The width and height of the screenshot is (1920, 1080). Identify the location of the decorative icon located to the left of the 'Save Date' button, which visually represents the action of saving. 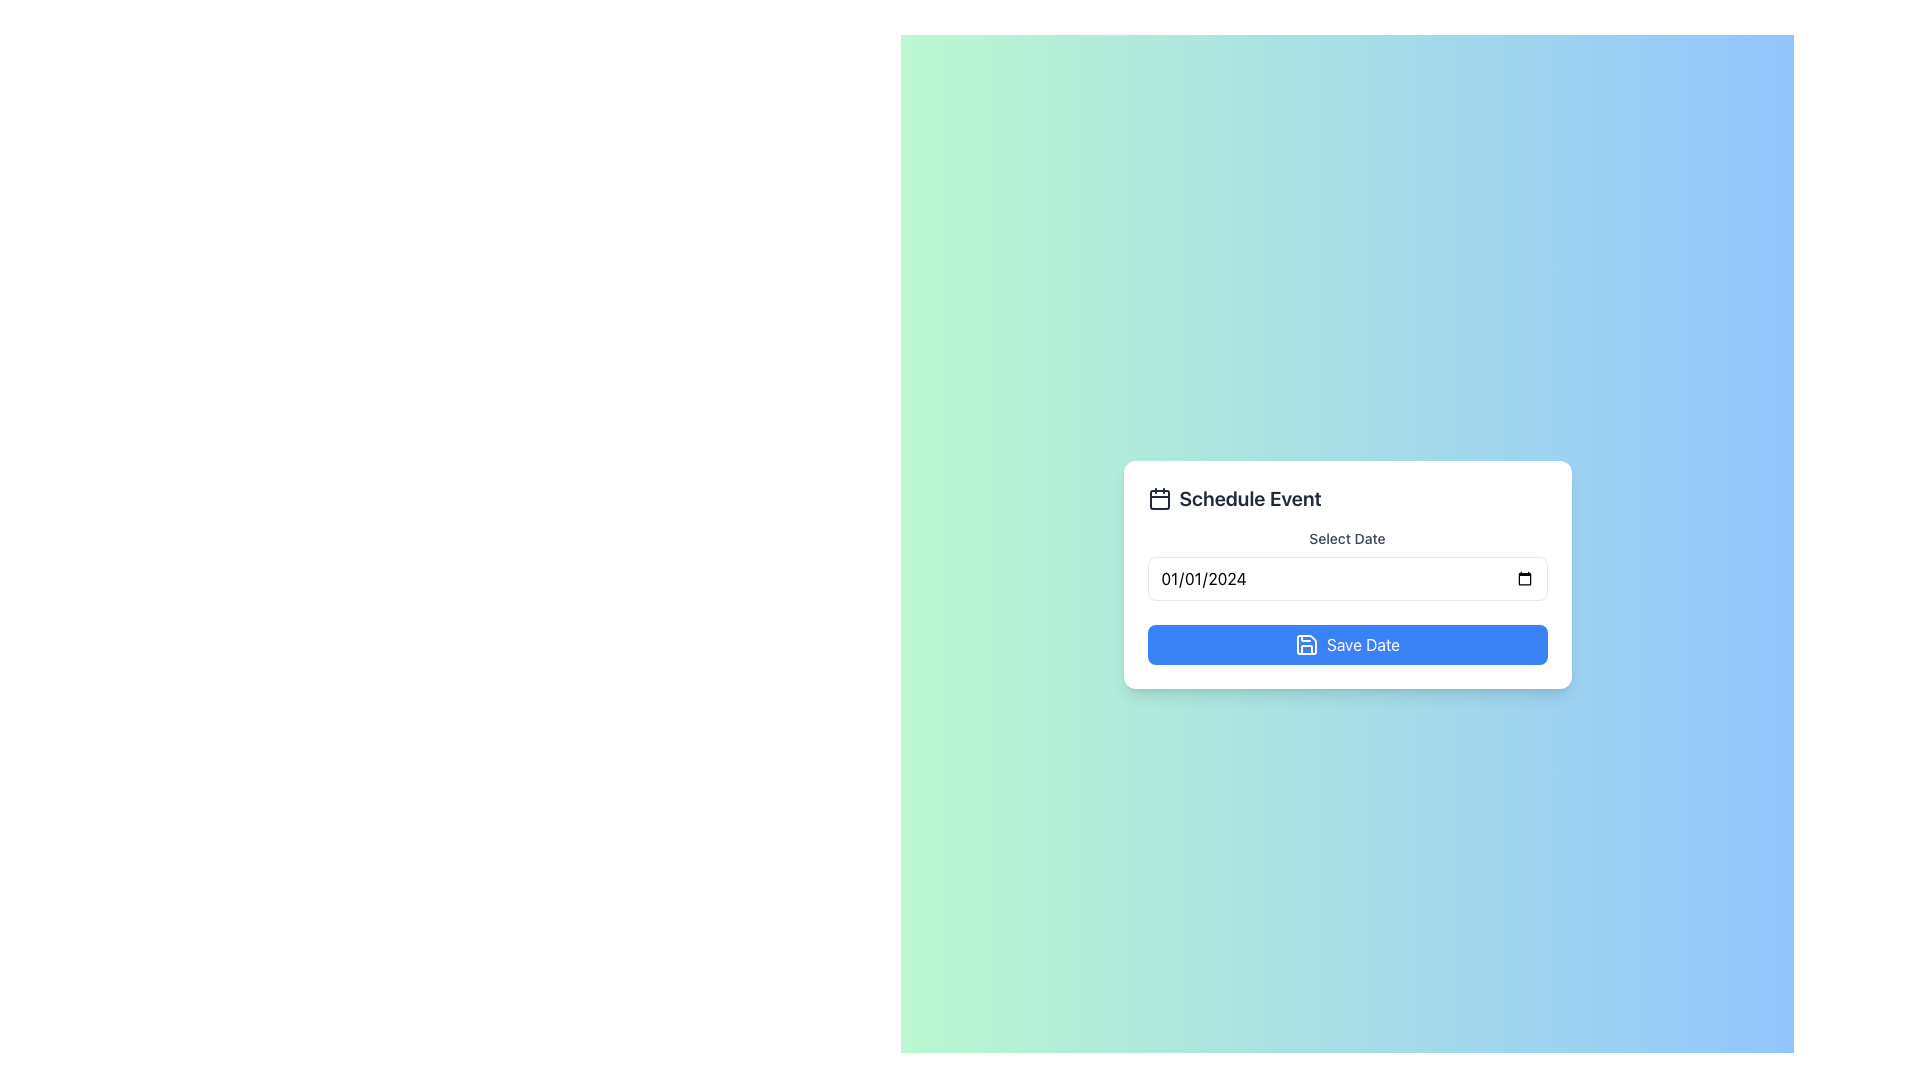
(1306, 644).